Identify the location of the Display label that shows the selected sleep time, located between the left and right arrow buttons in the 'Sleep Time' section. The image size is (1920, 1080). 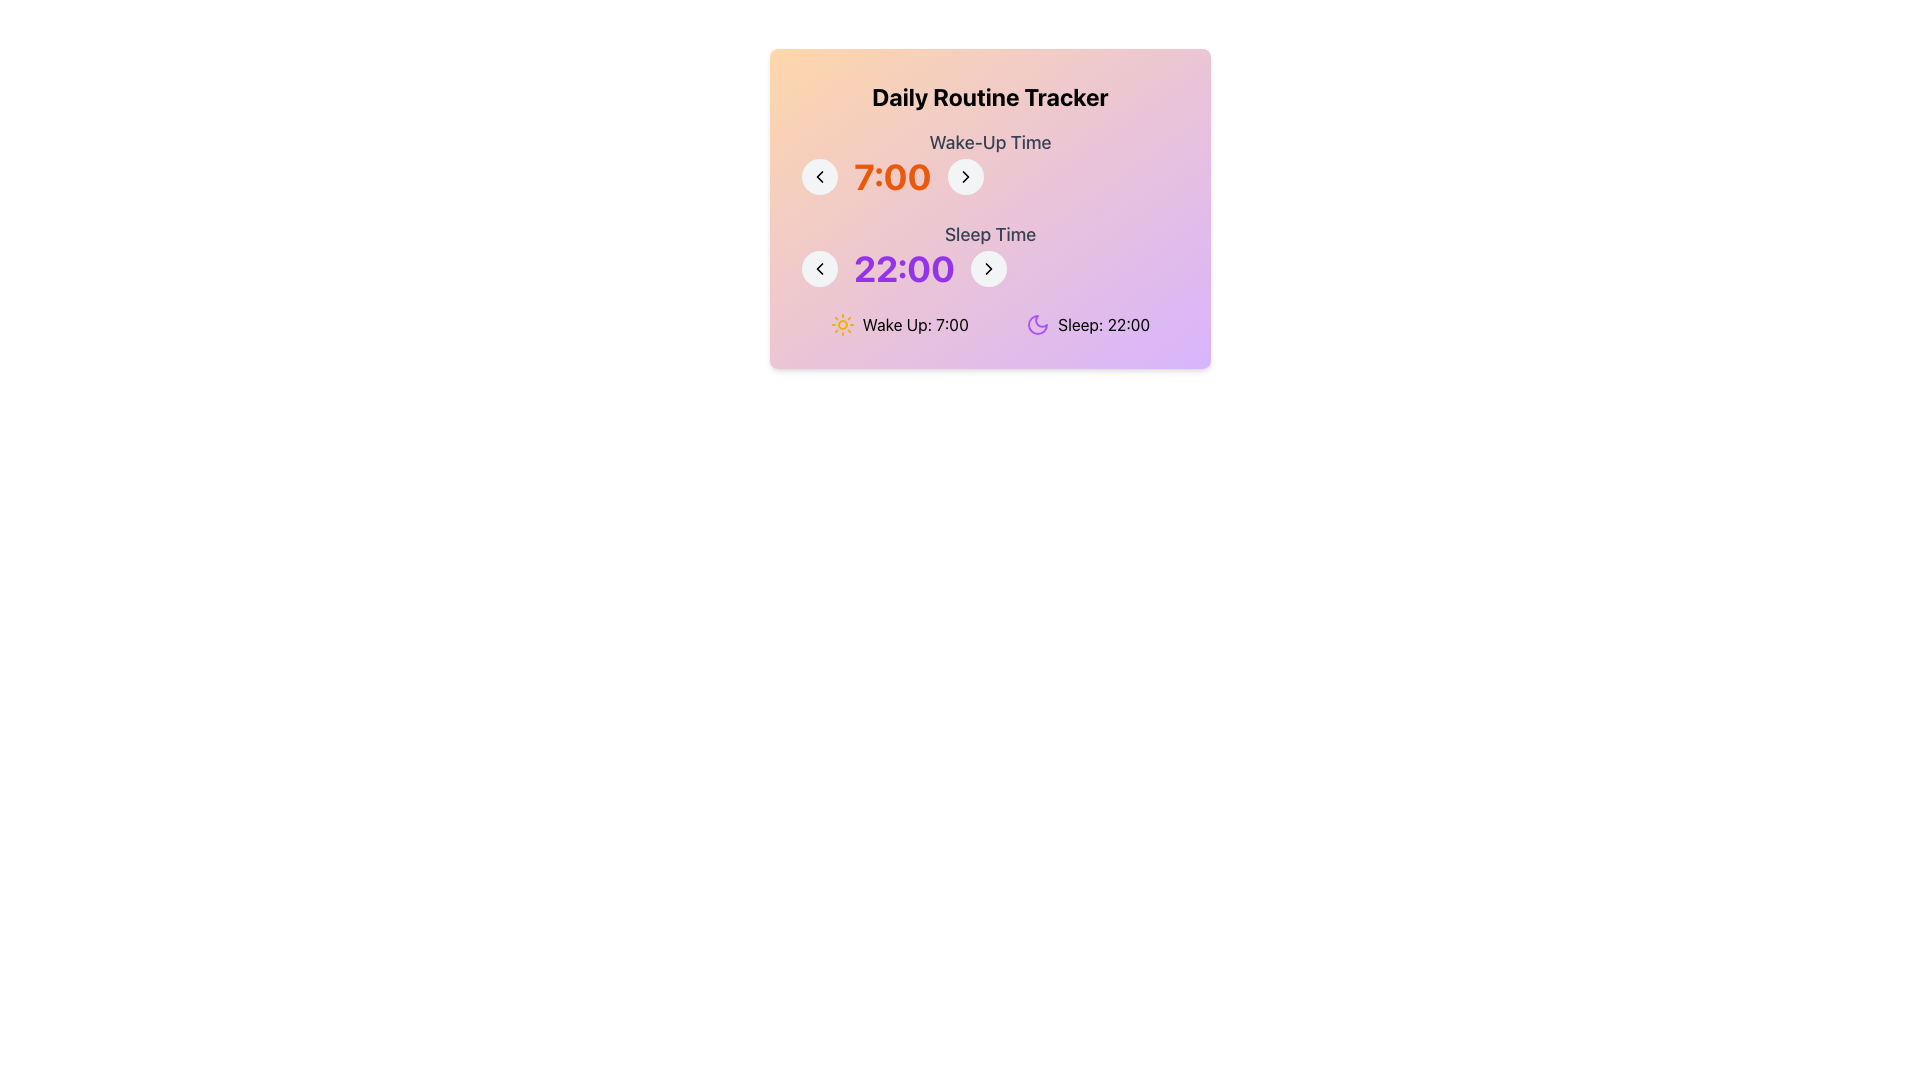
(990, 268).